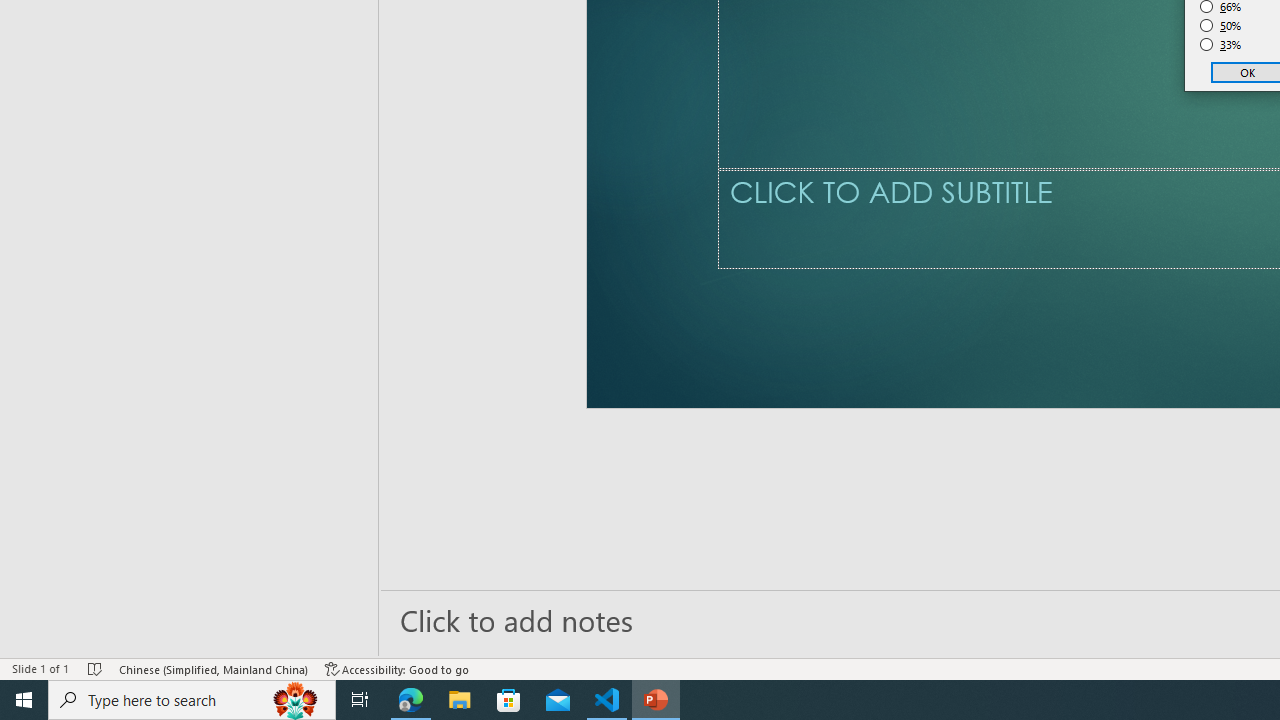  Describe the element at coordinates (1220, 45) in the screenshot. I see `'33%'` at that location.